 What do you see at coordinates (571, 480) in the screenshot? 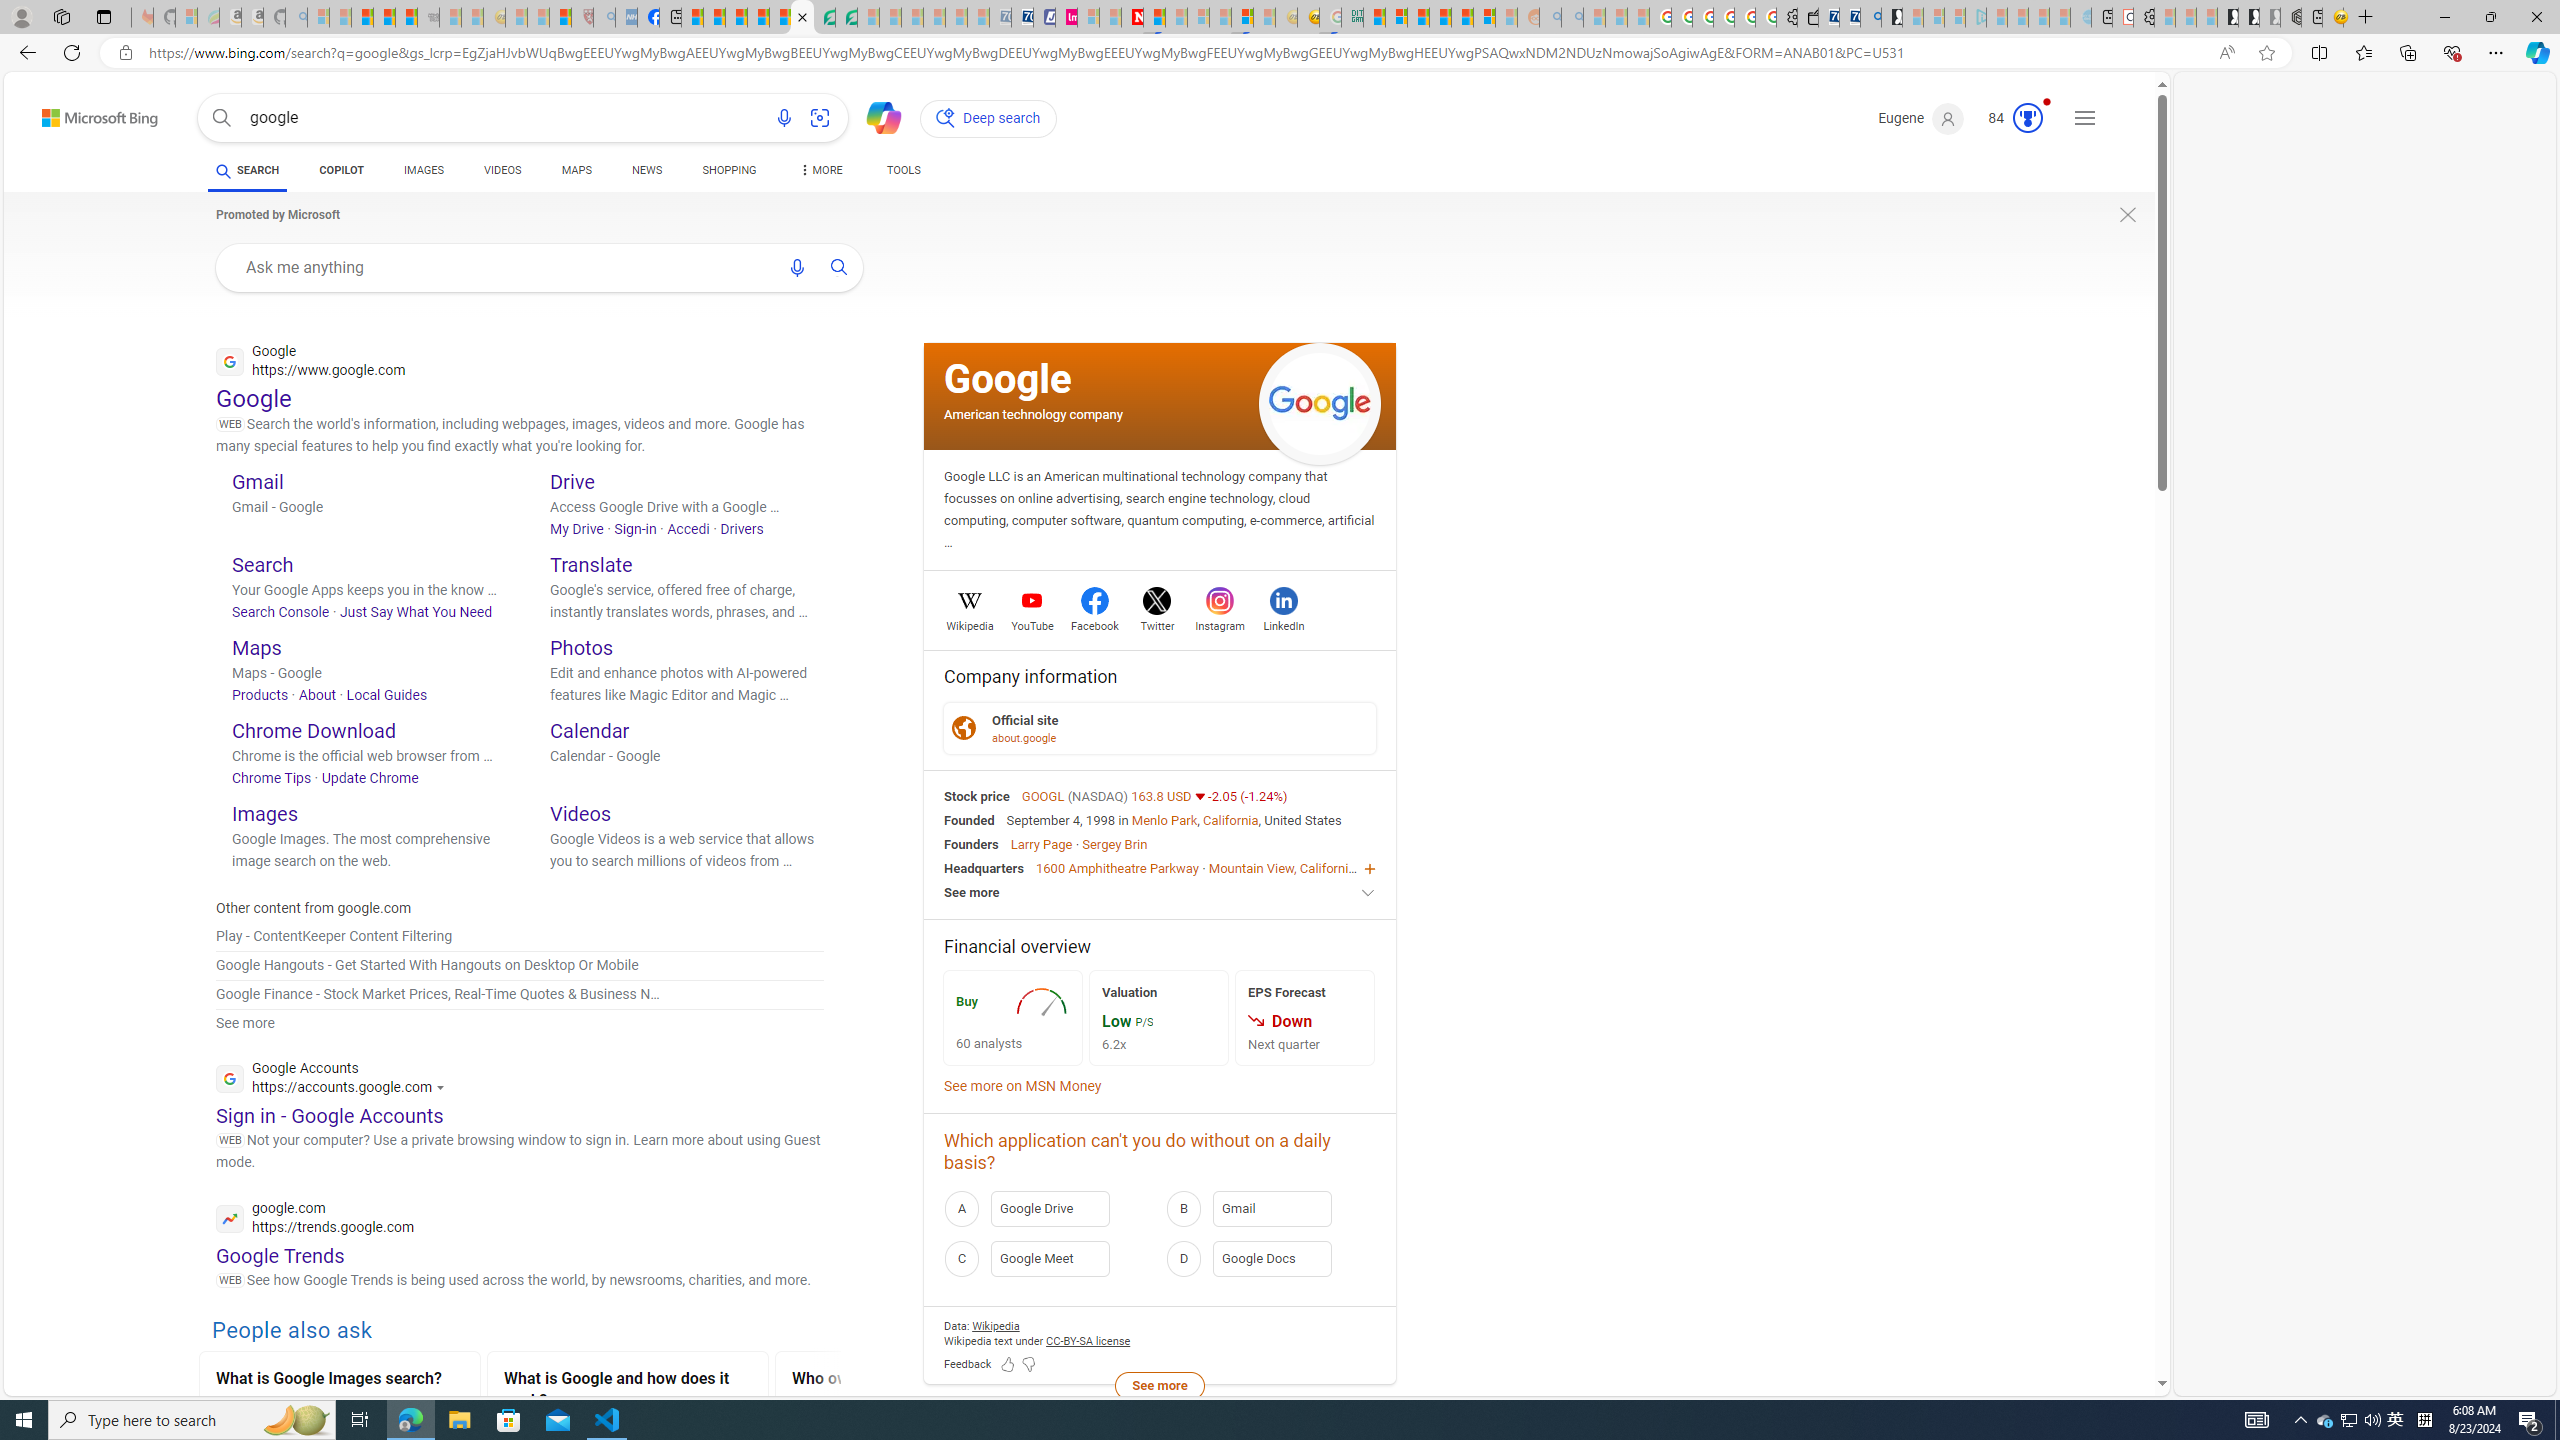
I see `'Drive'` at bounding box center [571, 480].